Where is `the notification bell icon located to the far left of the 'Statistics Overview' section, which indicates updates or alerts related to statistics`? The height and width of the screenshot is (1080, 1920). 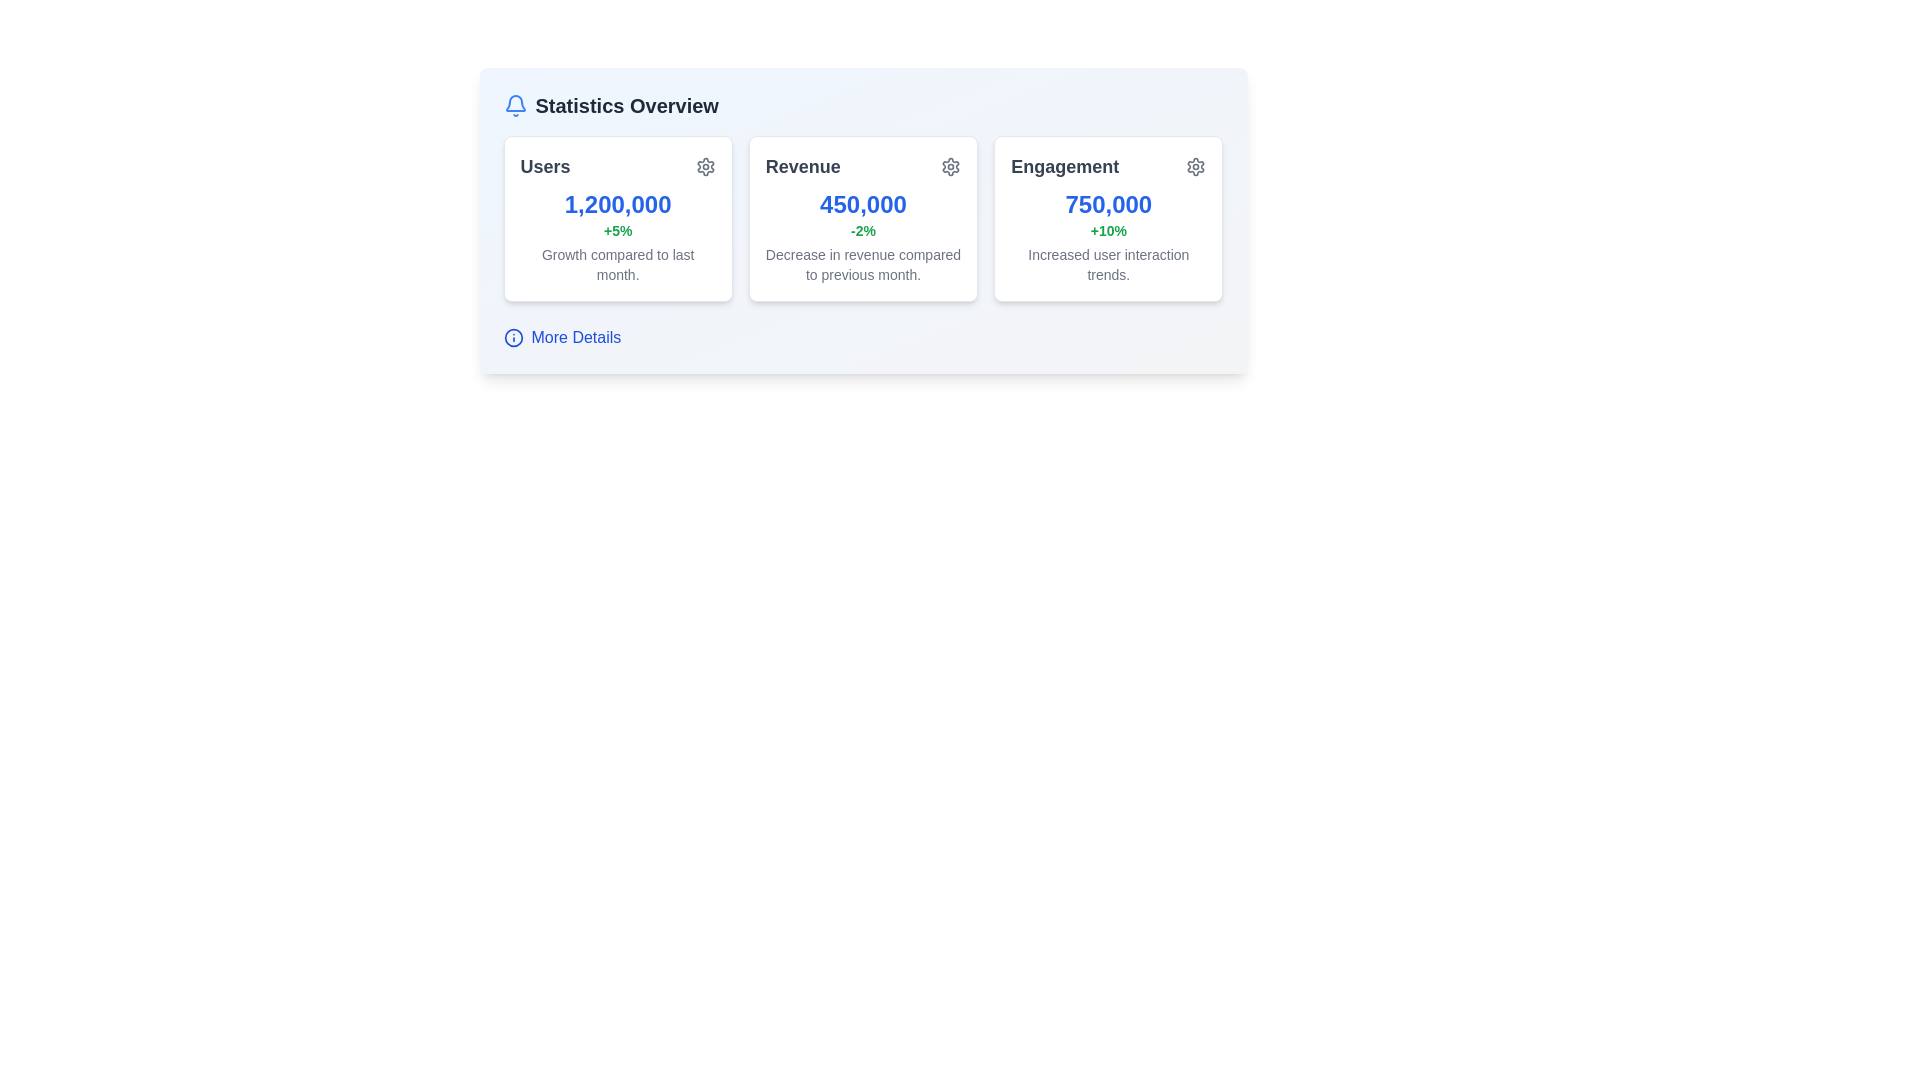 the notification bell icon located to the far left of the 'Statistics Overview' section, which indicates updates or alerts related to statistics is located at coordinates (515, 105).